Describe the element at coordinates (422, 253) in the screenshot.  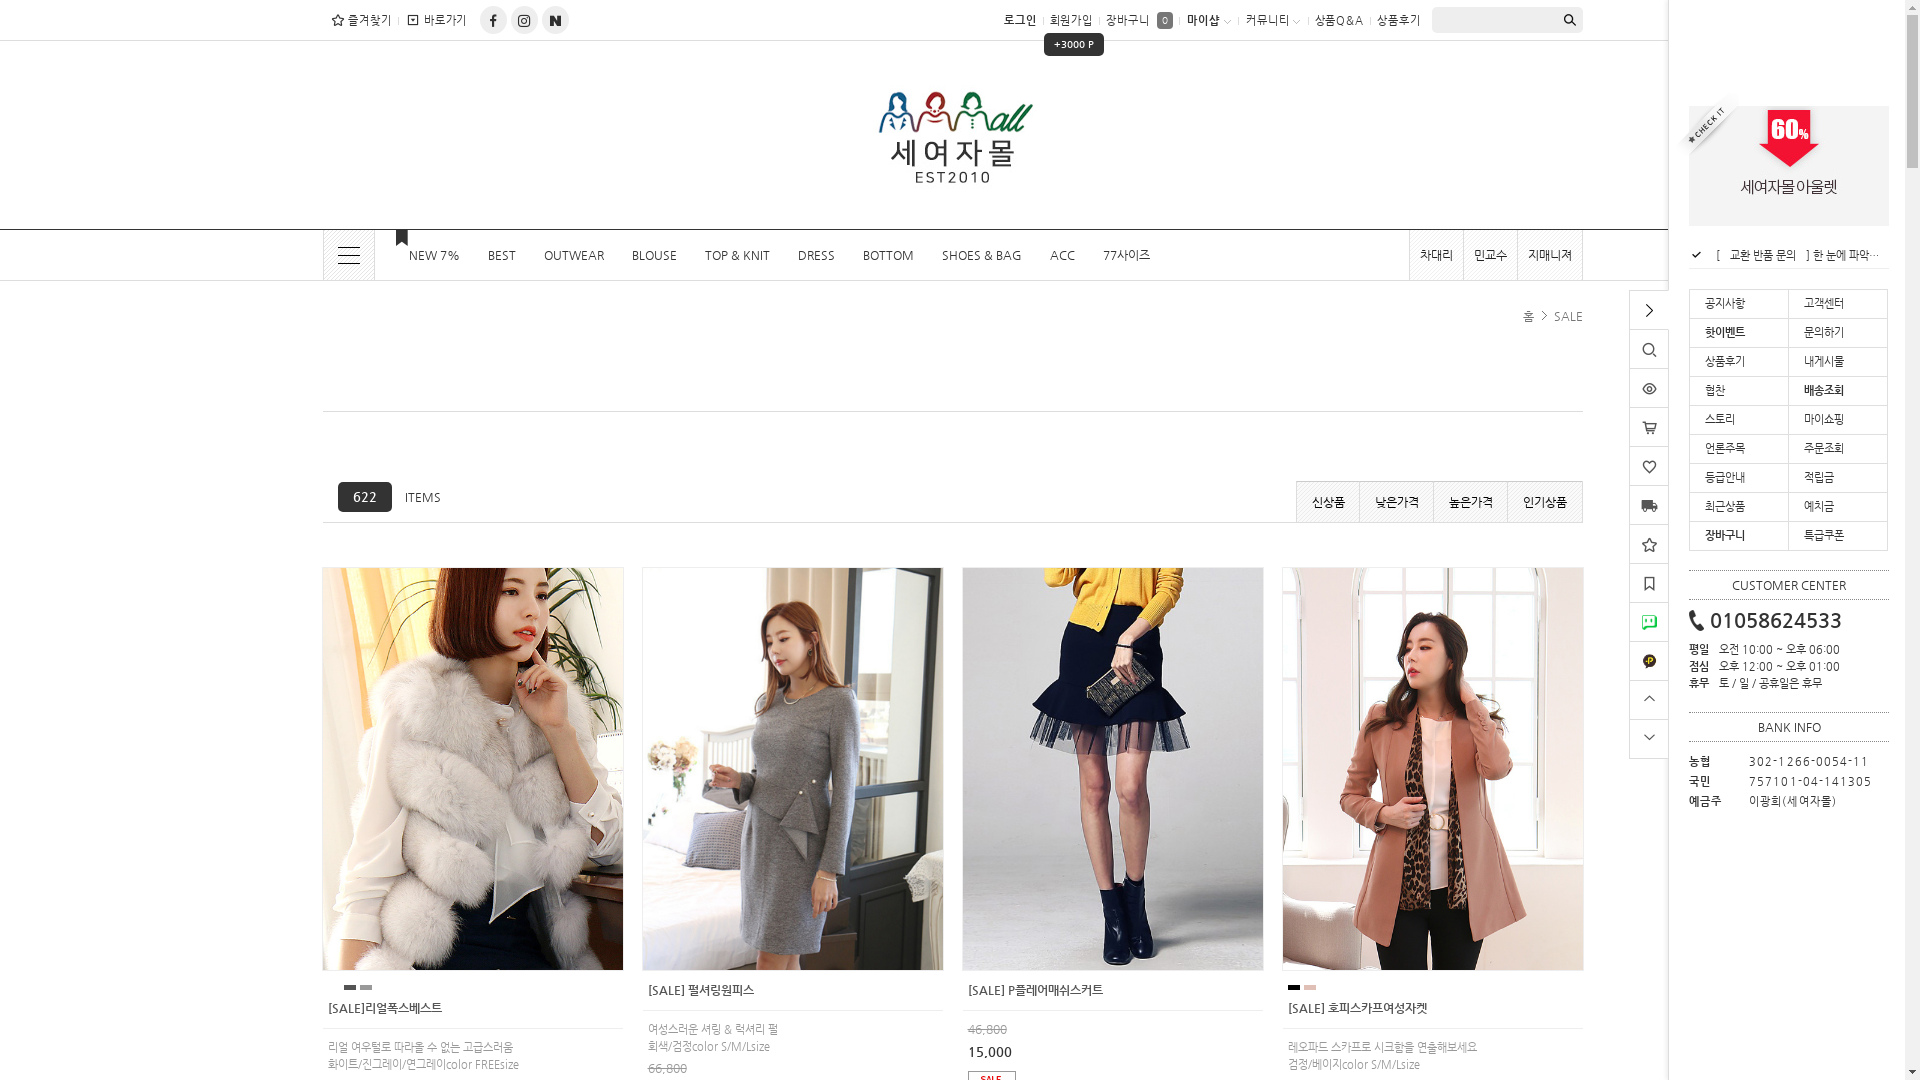
I see `'NEW 7%'` at that location.